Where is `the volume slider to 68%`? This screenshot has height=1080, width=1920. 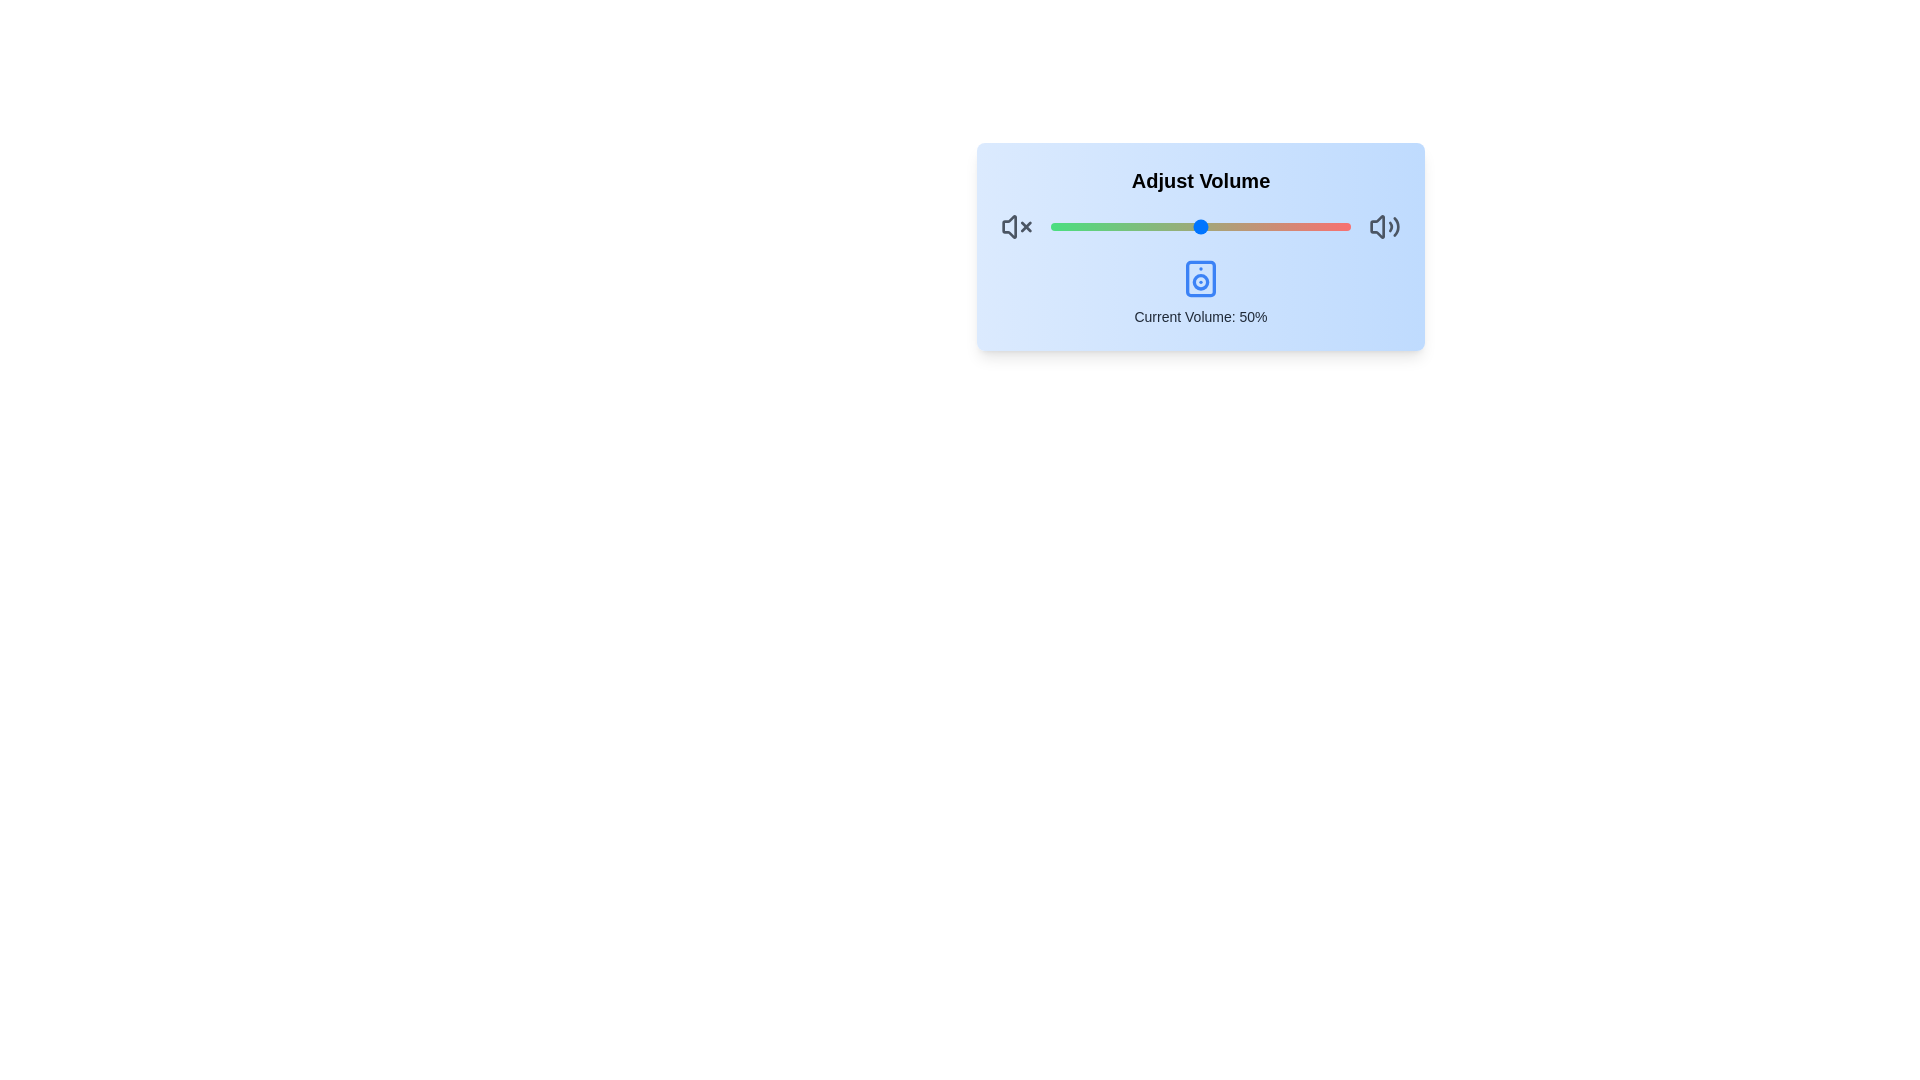
the volume slider to 68% is located at coordinates (1253, 226).